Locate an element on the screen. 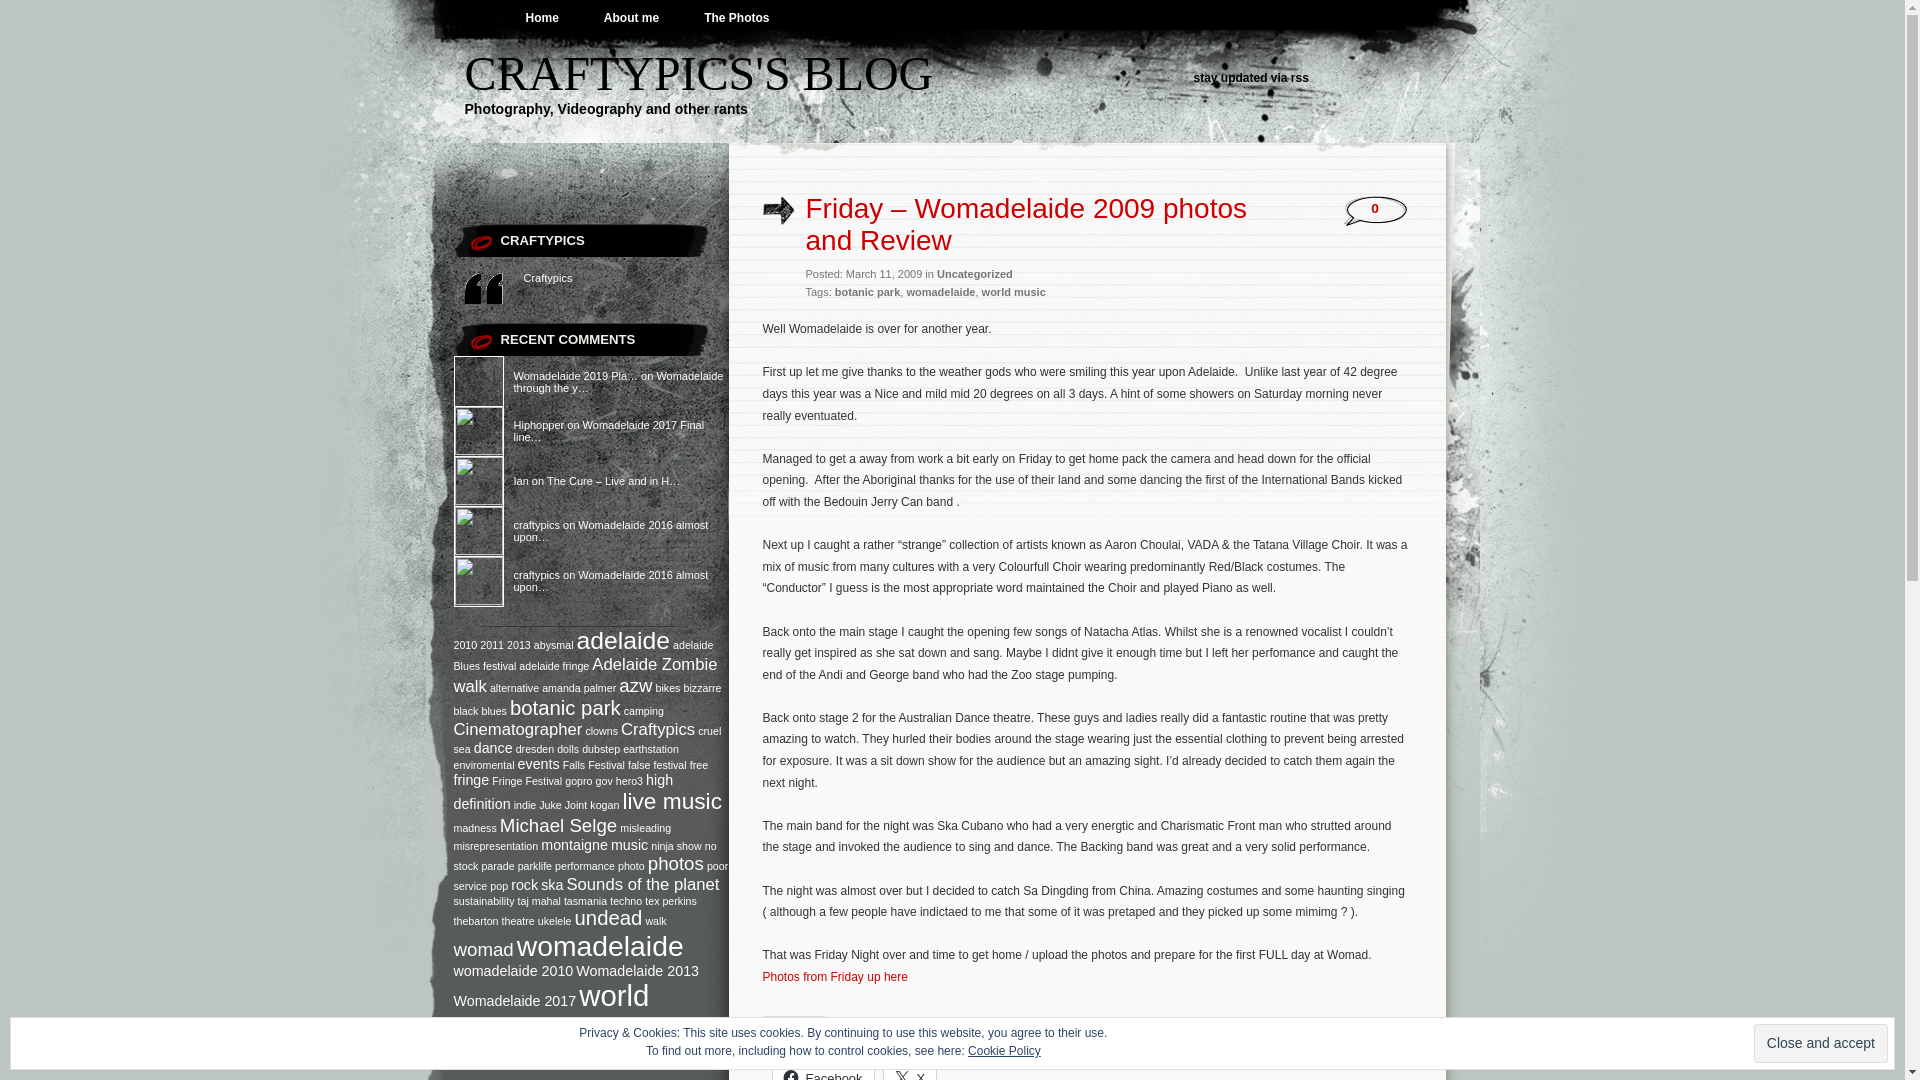 The width and height of the screenshot is (1920, 1080). 'amanda palmer' is located at coordinates (578, 686).